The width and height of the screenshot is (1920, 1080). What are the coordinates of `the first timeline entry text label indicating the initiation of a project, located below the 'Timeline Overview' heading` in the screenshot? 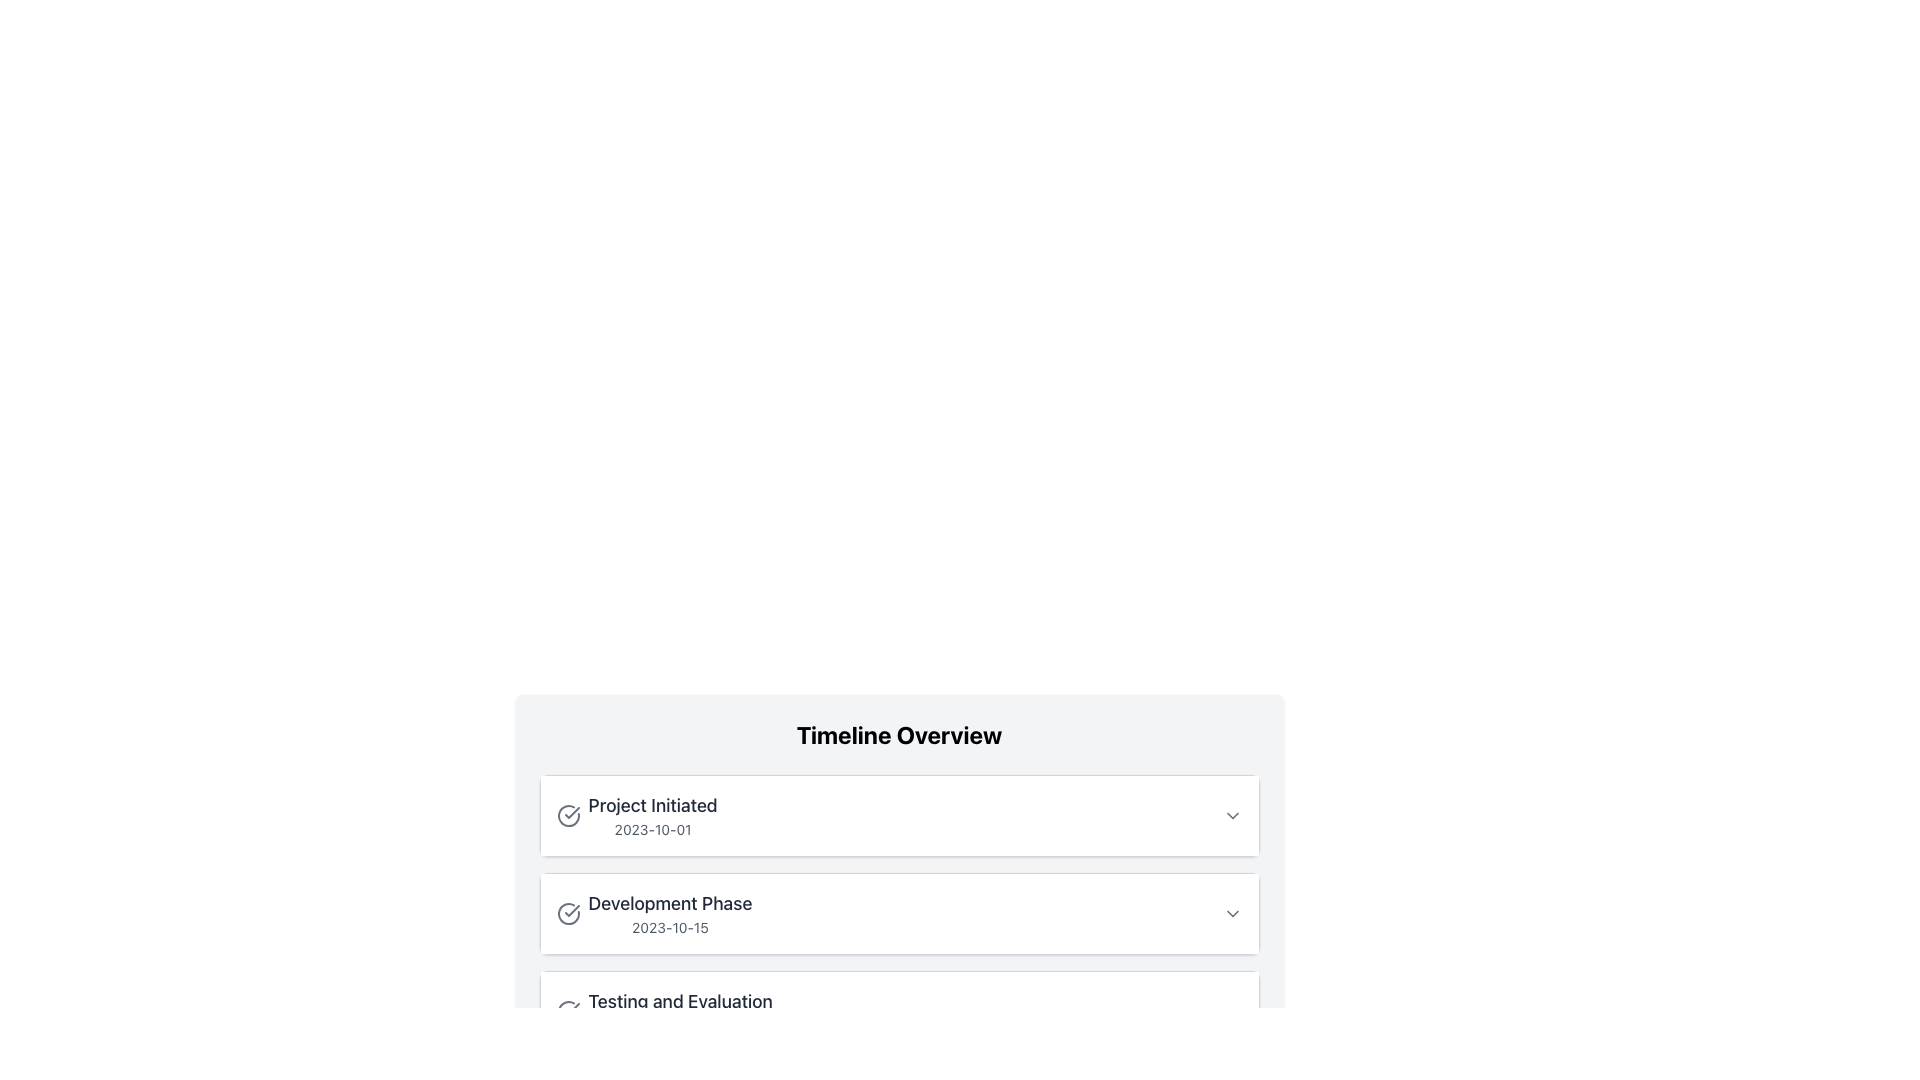 It's located at (652, 816).